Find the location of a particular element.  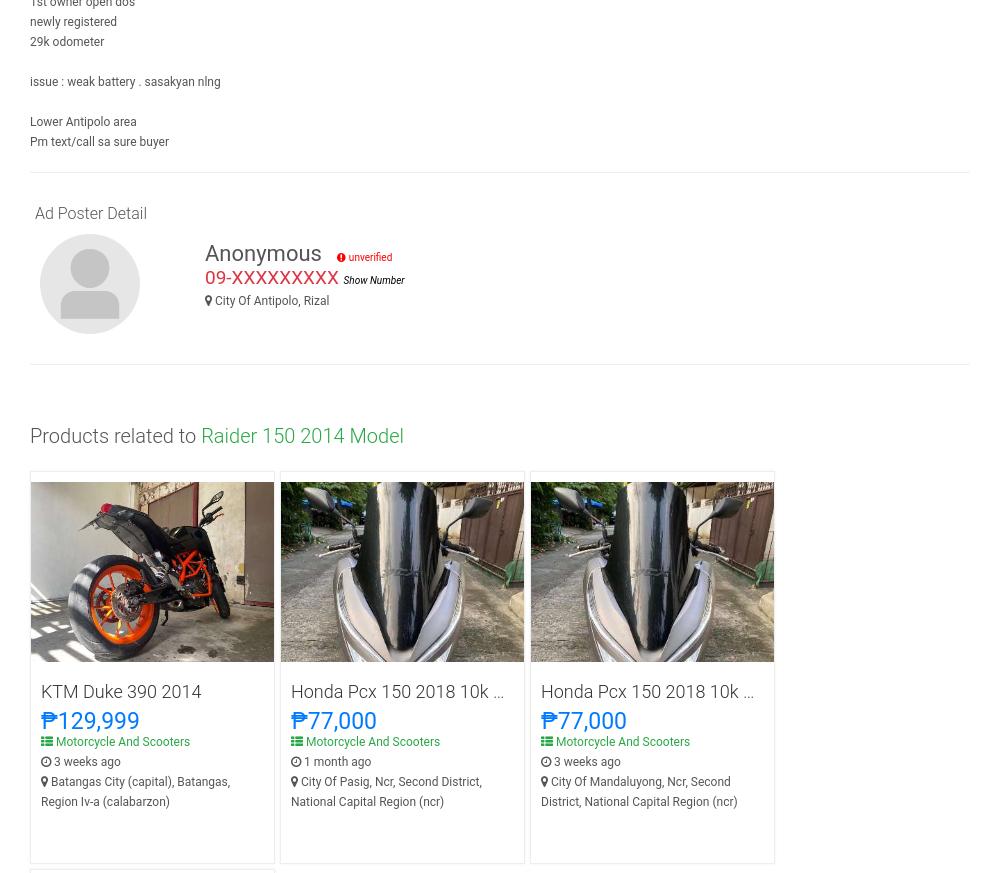

'Ad Poster Detail' is located at coordinates (90, 212).